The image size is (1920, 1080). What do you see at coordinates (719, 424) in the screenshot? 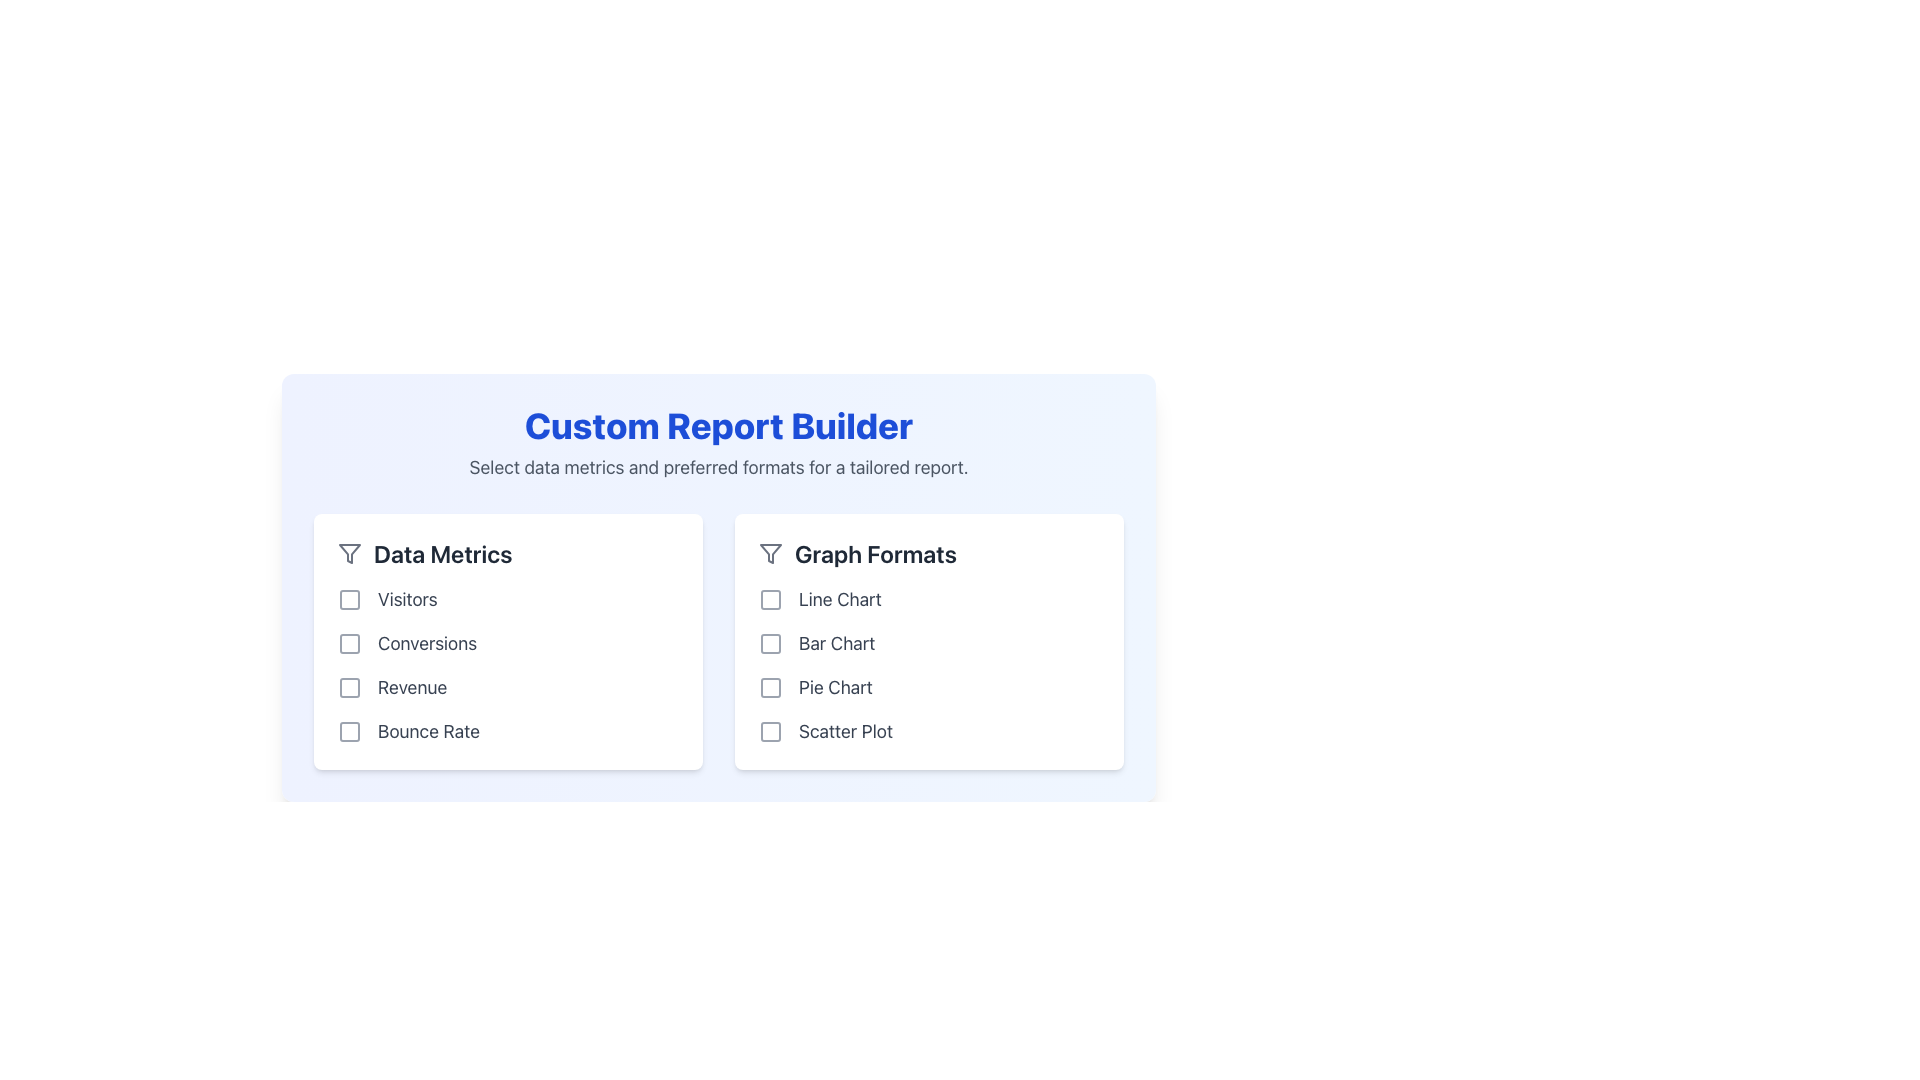
I see `the large bold text title 'Custom Report Builder' which is centrally aligned and colored vibrant blue` at bounding box center [719, 424].